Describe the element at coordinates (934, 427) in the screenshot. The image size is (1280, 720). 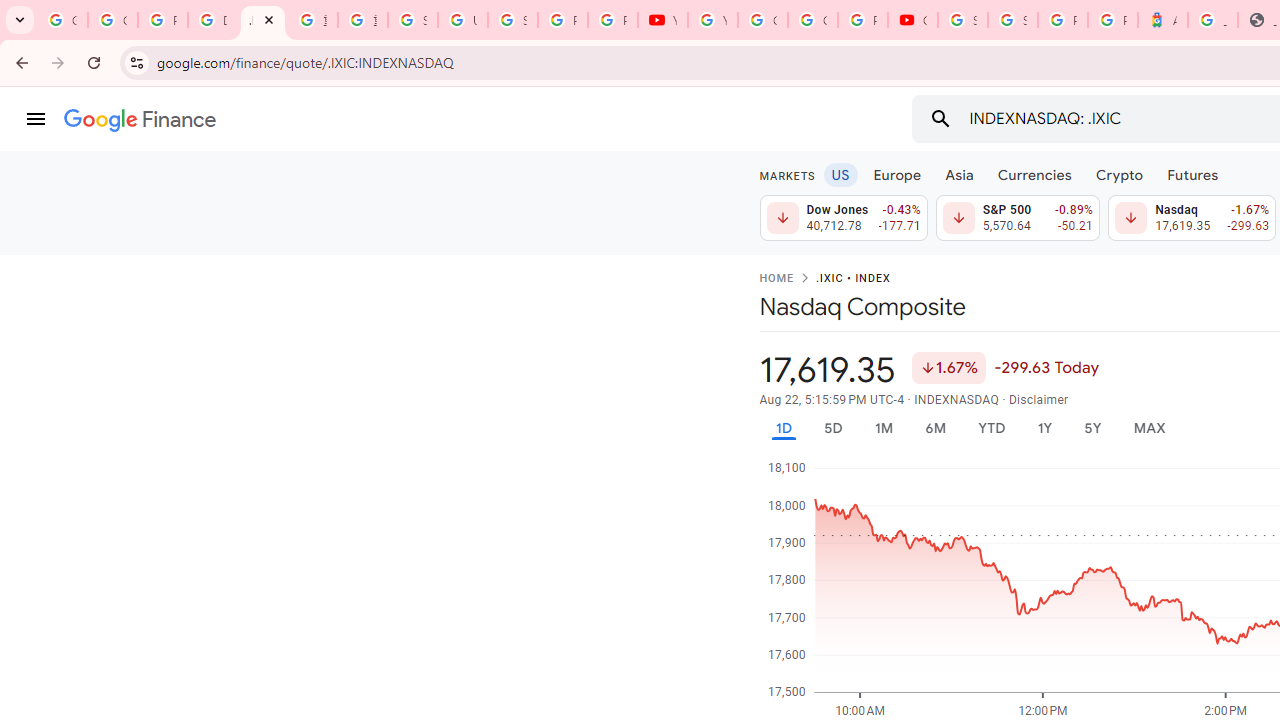
I see `'6M'` at that location.